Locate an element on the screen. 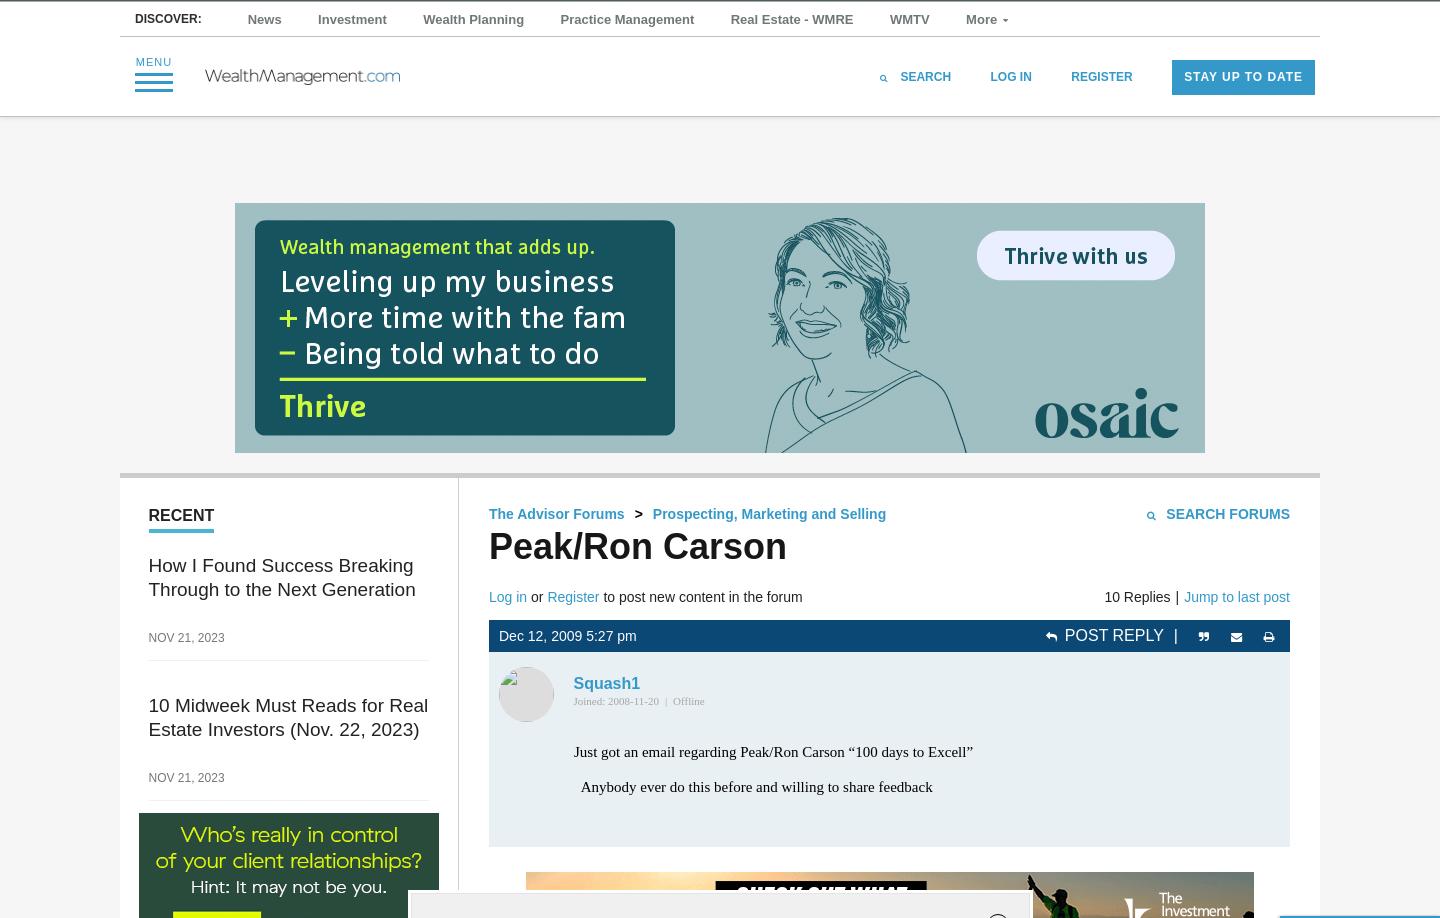 This screenshot has height=918, width=1440. '10 Replies' is located at coordinates (1136, 595).